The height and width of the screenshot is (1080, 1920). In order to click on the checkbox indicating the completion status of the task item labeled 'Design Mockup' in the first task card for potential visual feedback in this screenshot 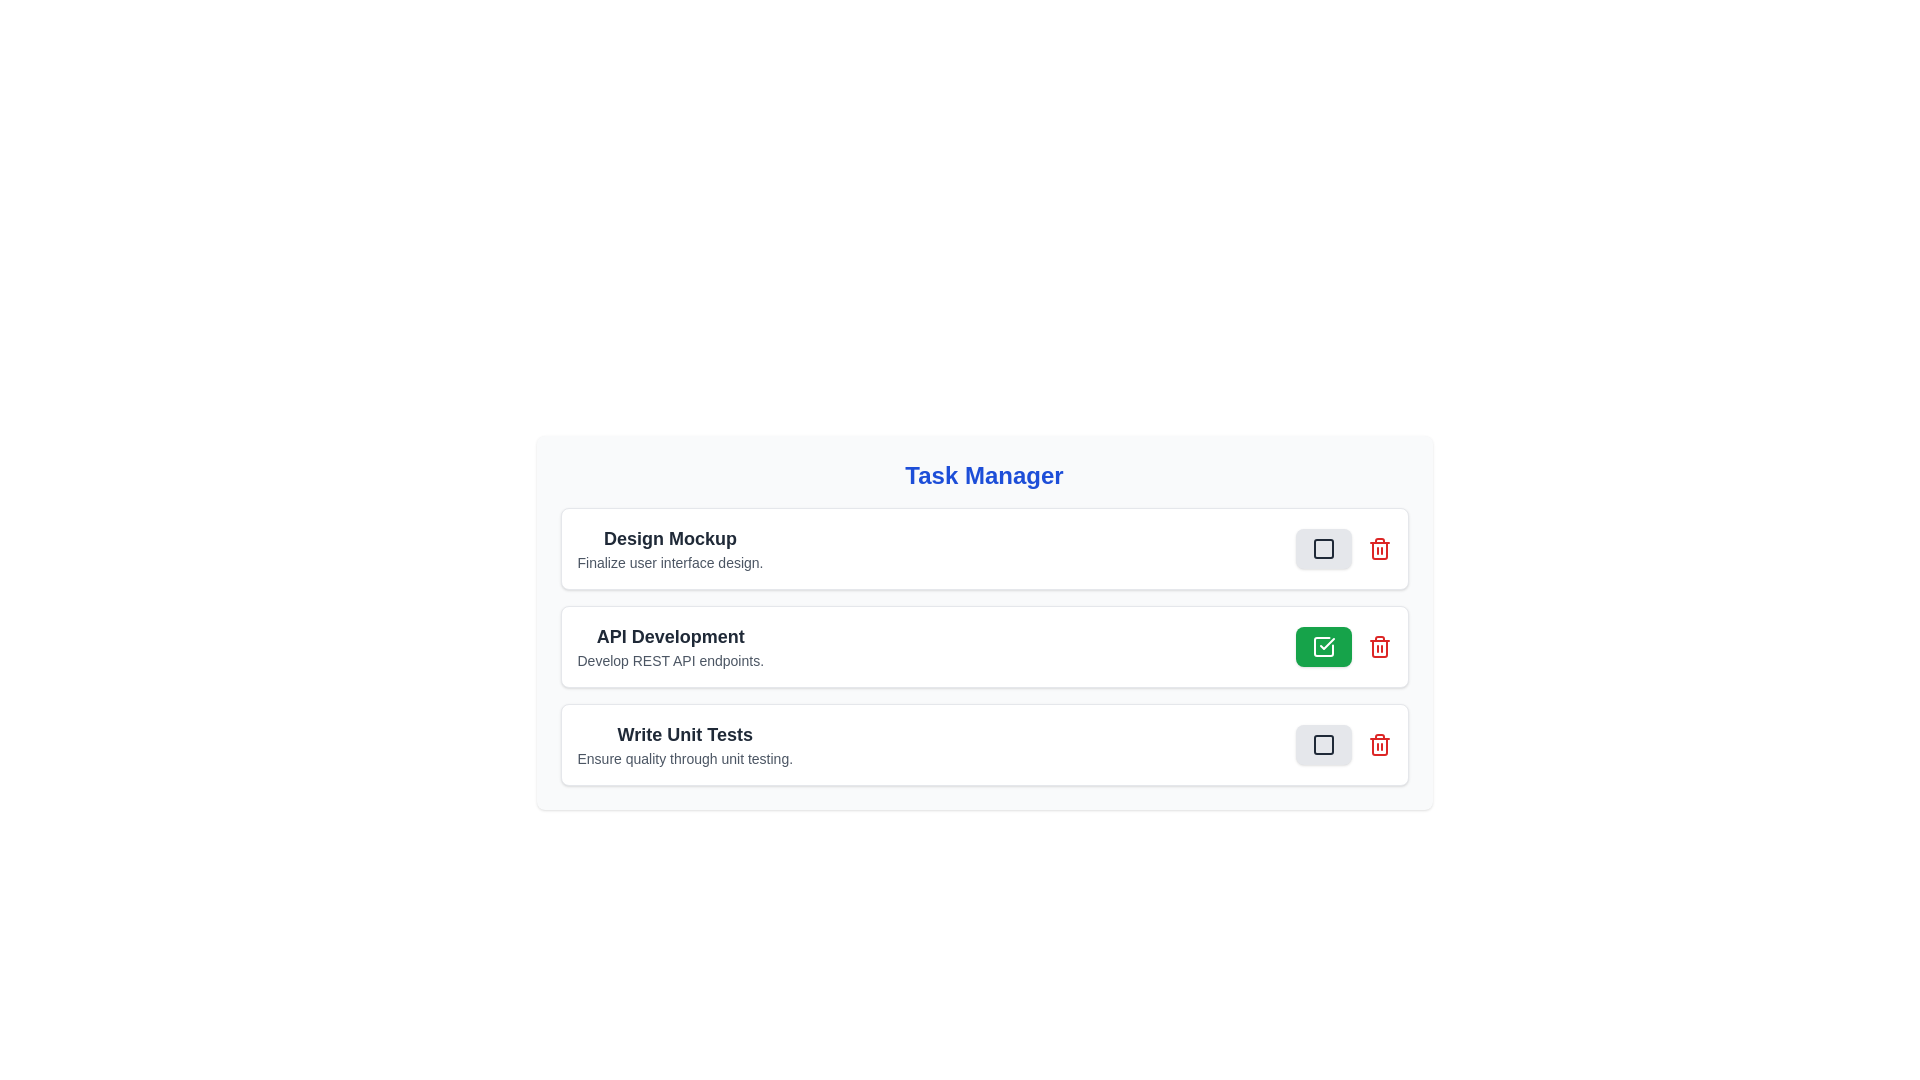, I will do `click(1323, 548)`.